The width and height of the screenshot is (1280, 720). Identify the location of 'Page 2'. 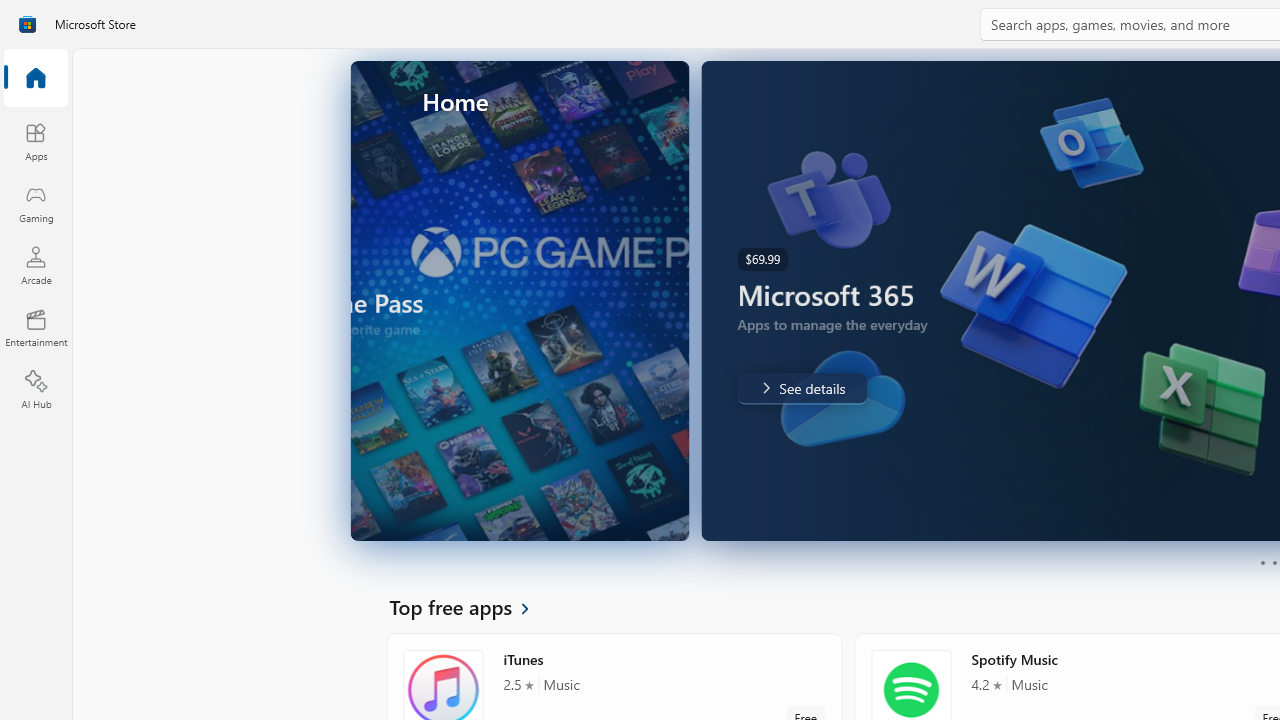
(1273, 563).